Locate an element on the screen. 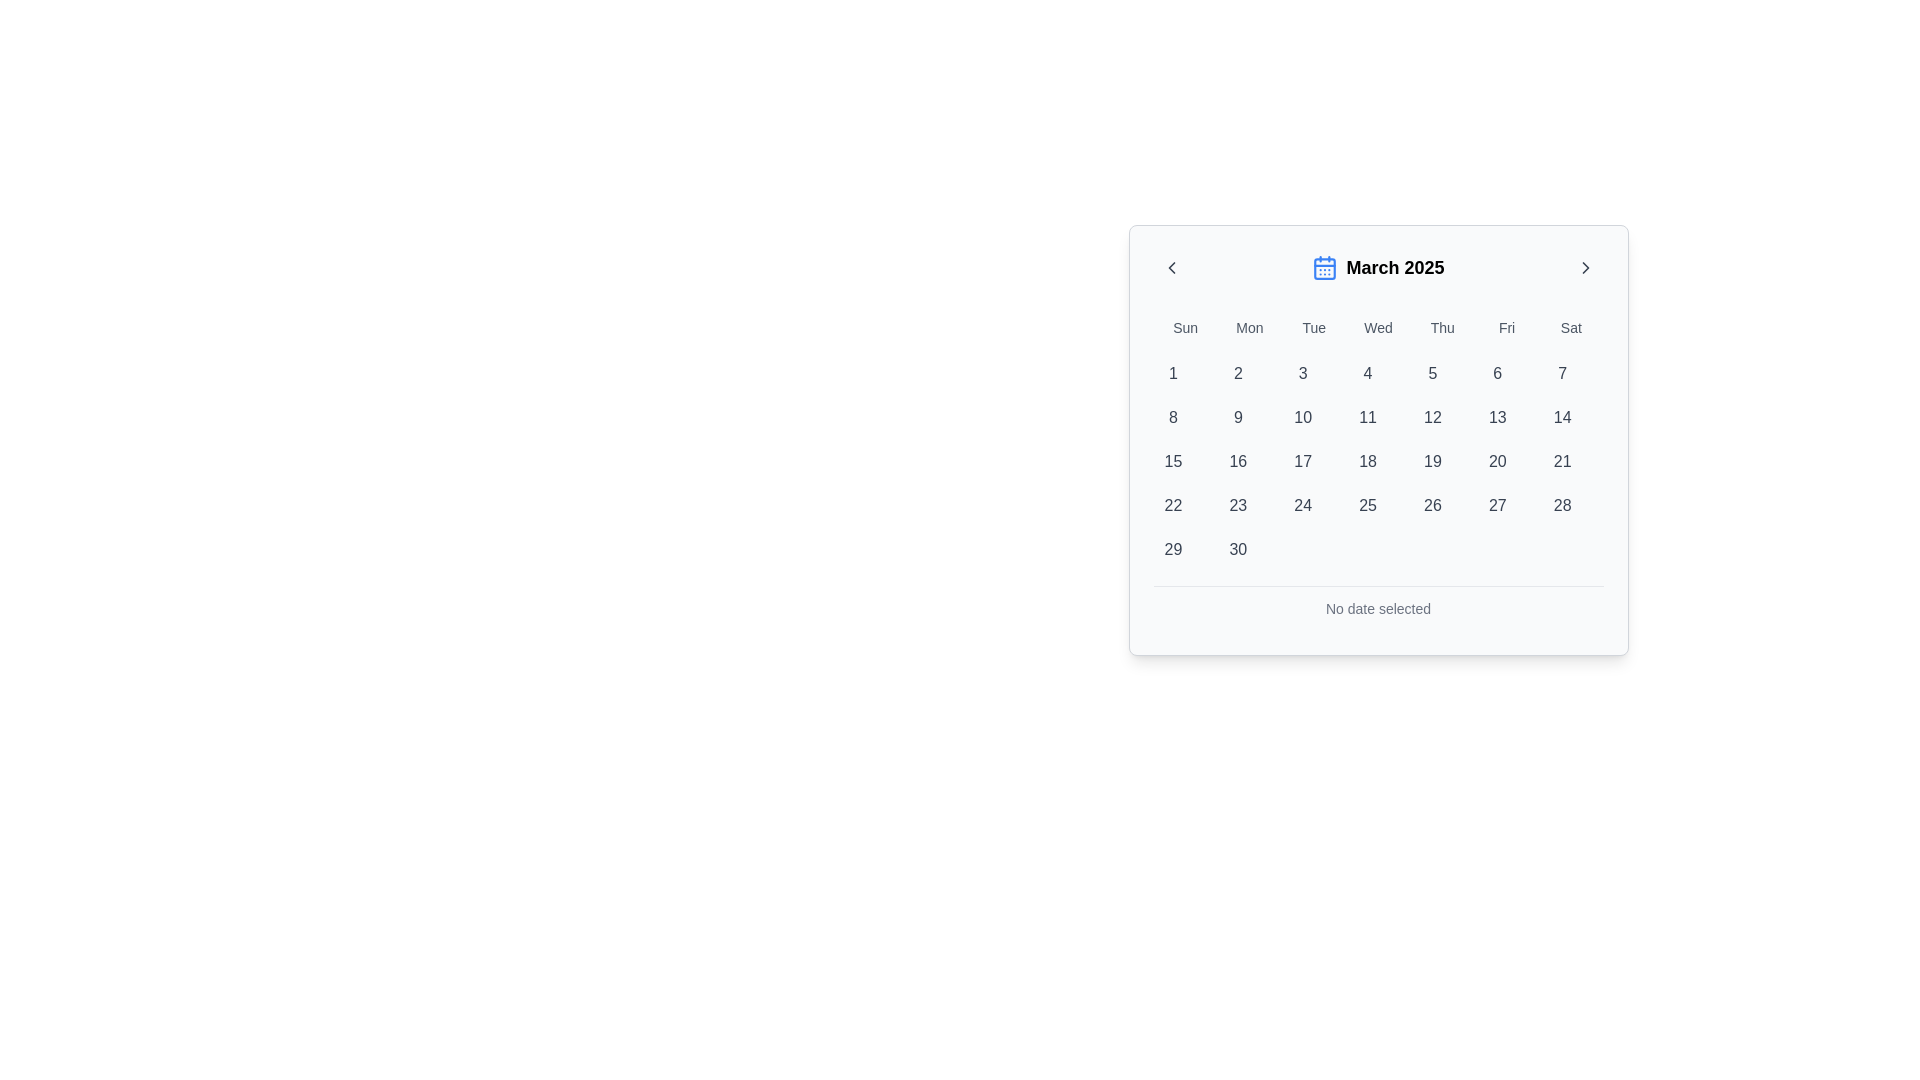  the button displaying the number '21' in a gray font, located in the Saturday column of the monthly calendar, to prepare it for keyboard interaction is located at coordinates (1561, 462).